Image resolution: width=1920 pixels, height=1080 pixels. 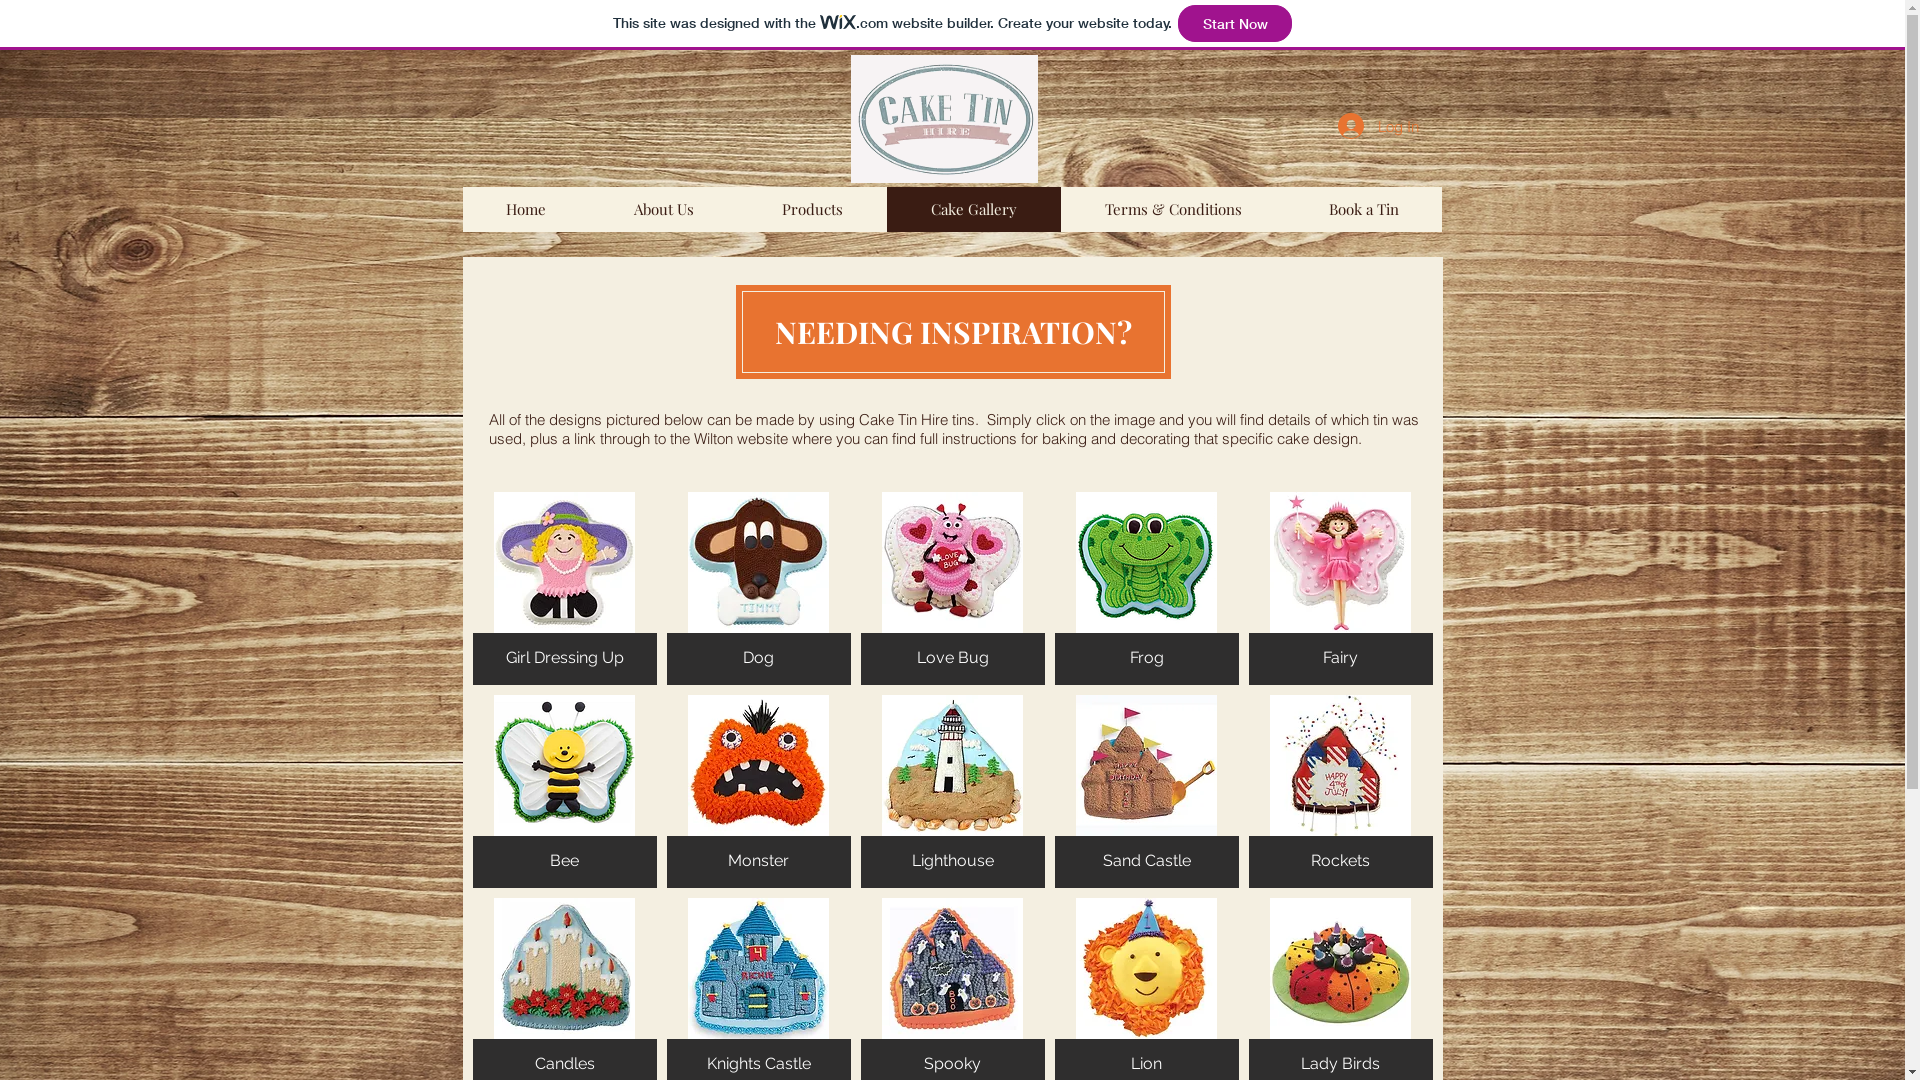 I want to click on 'Book a Tin', so click(x=1283, y=209).